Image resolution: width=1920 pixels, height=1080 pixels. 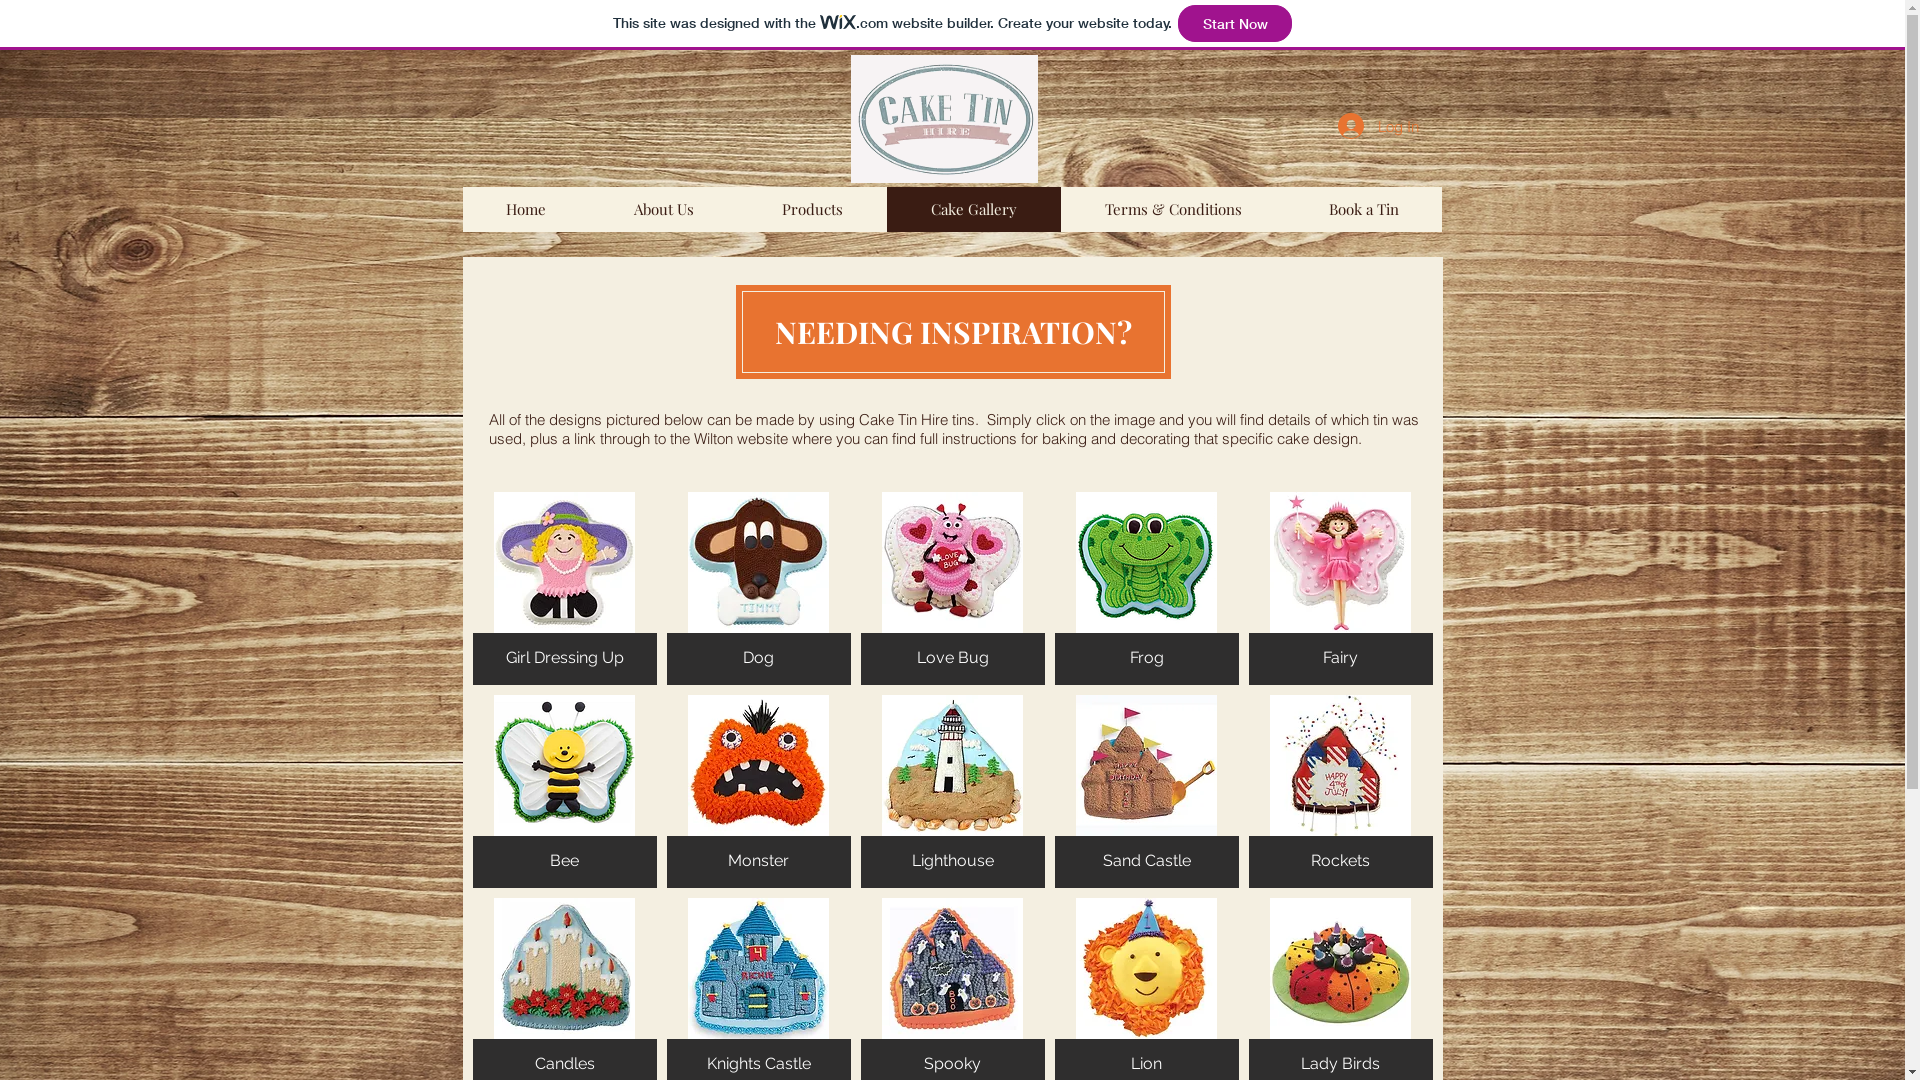 I want to click on 'Book a Tin', so click(x=1283, y=209).